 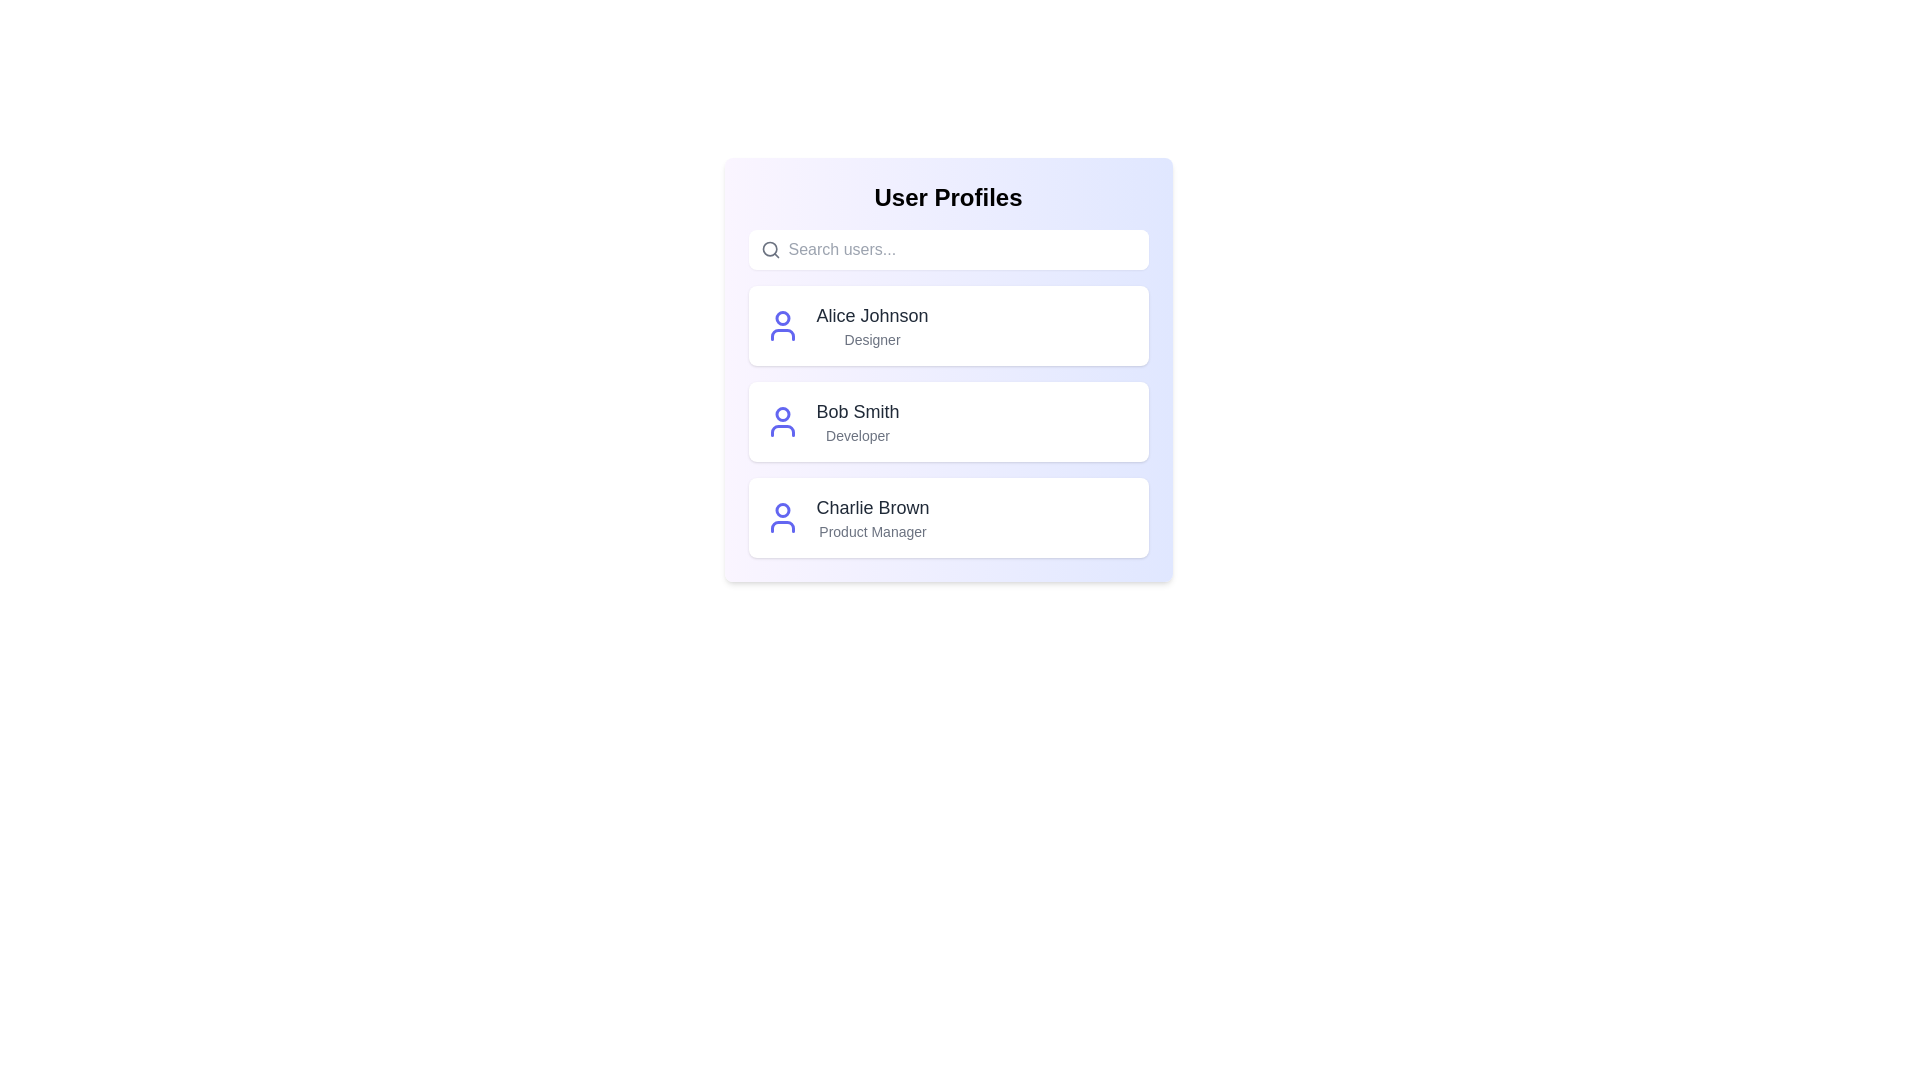 I want to click on the search input field to focus it, so click(x=964, y=249).